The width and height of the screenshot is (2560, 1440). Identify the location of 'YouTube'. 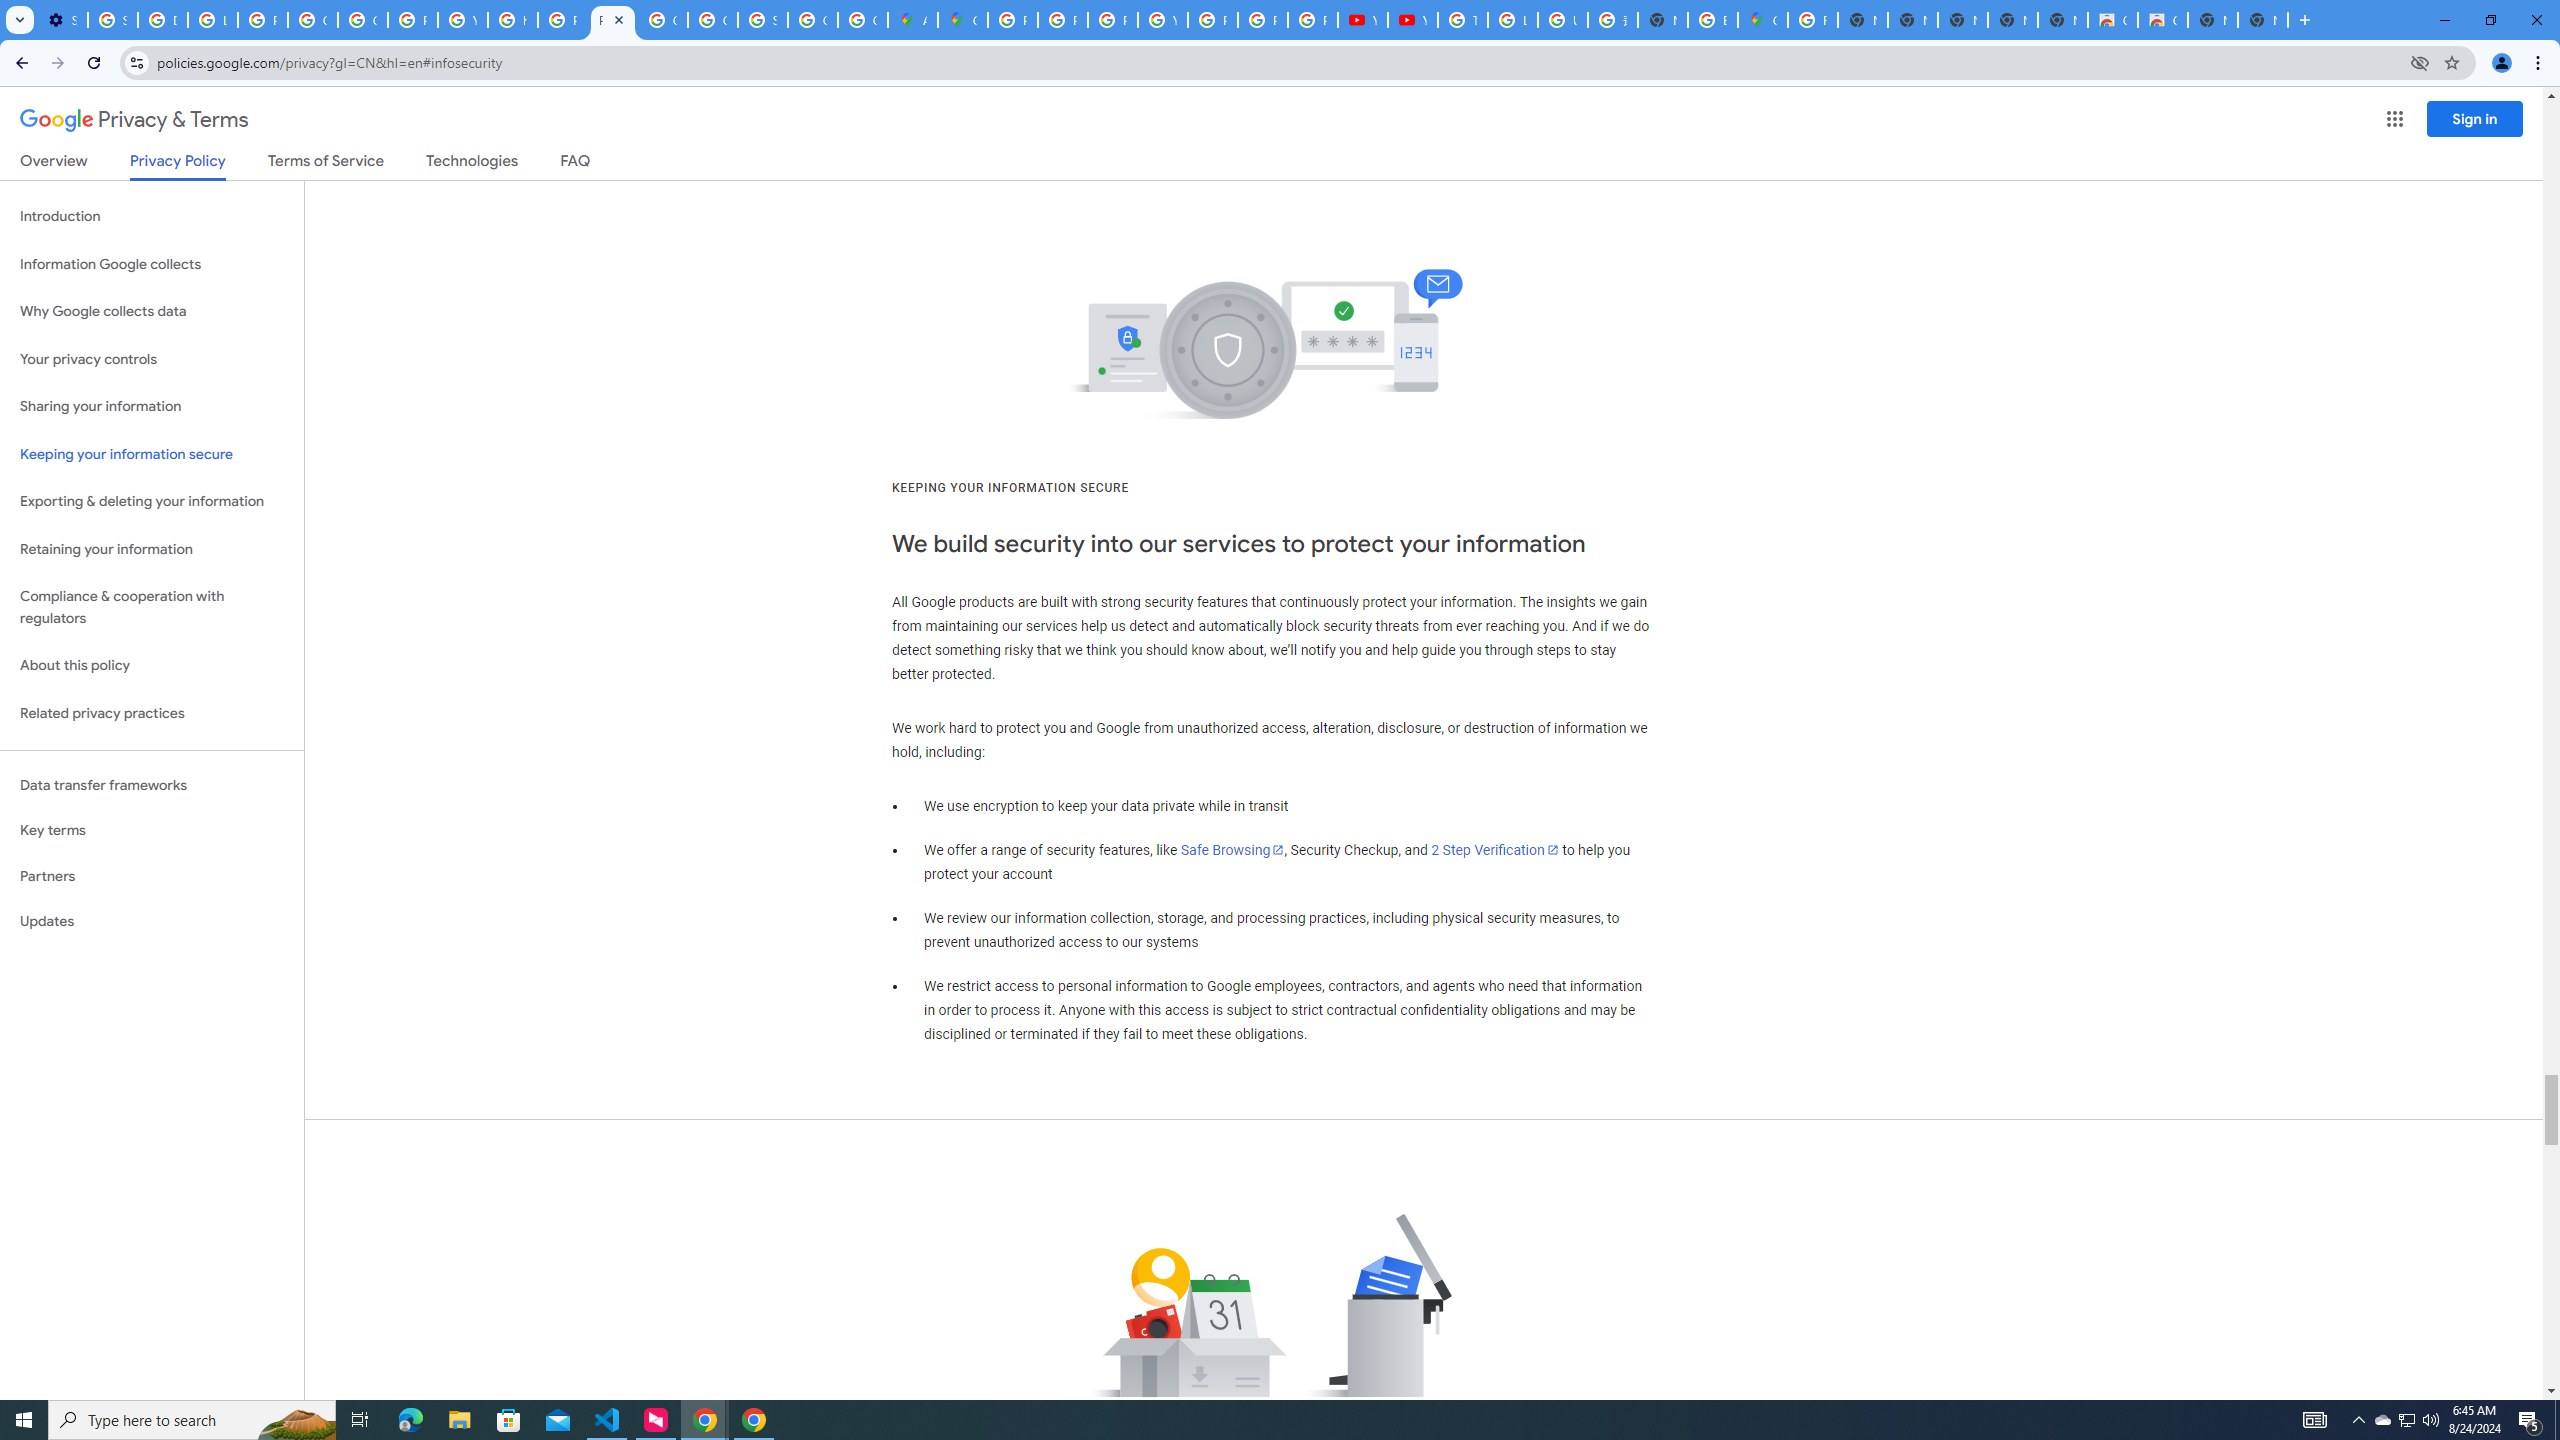
(1362, 19).